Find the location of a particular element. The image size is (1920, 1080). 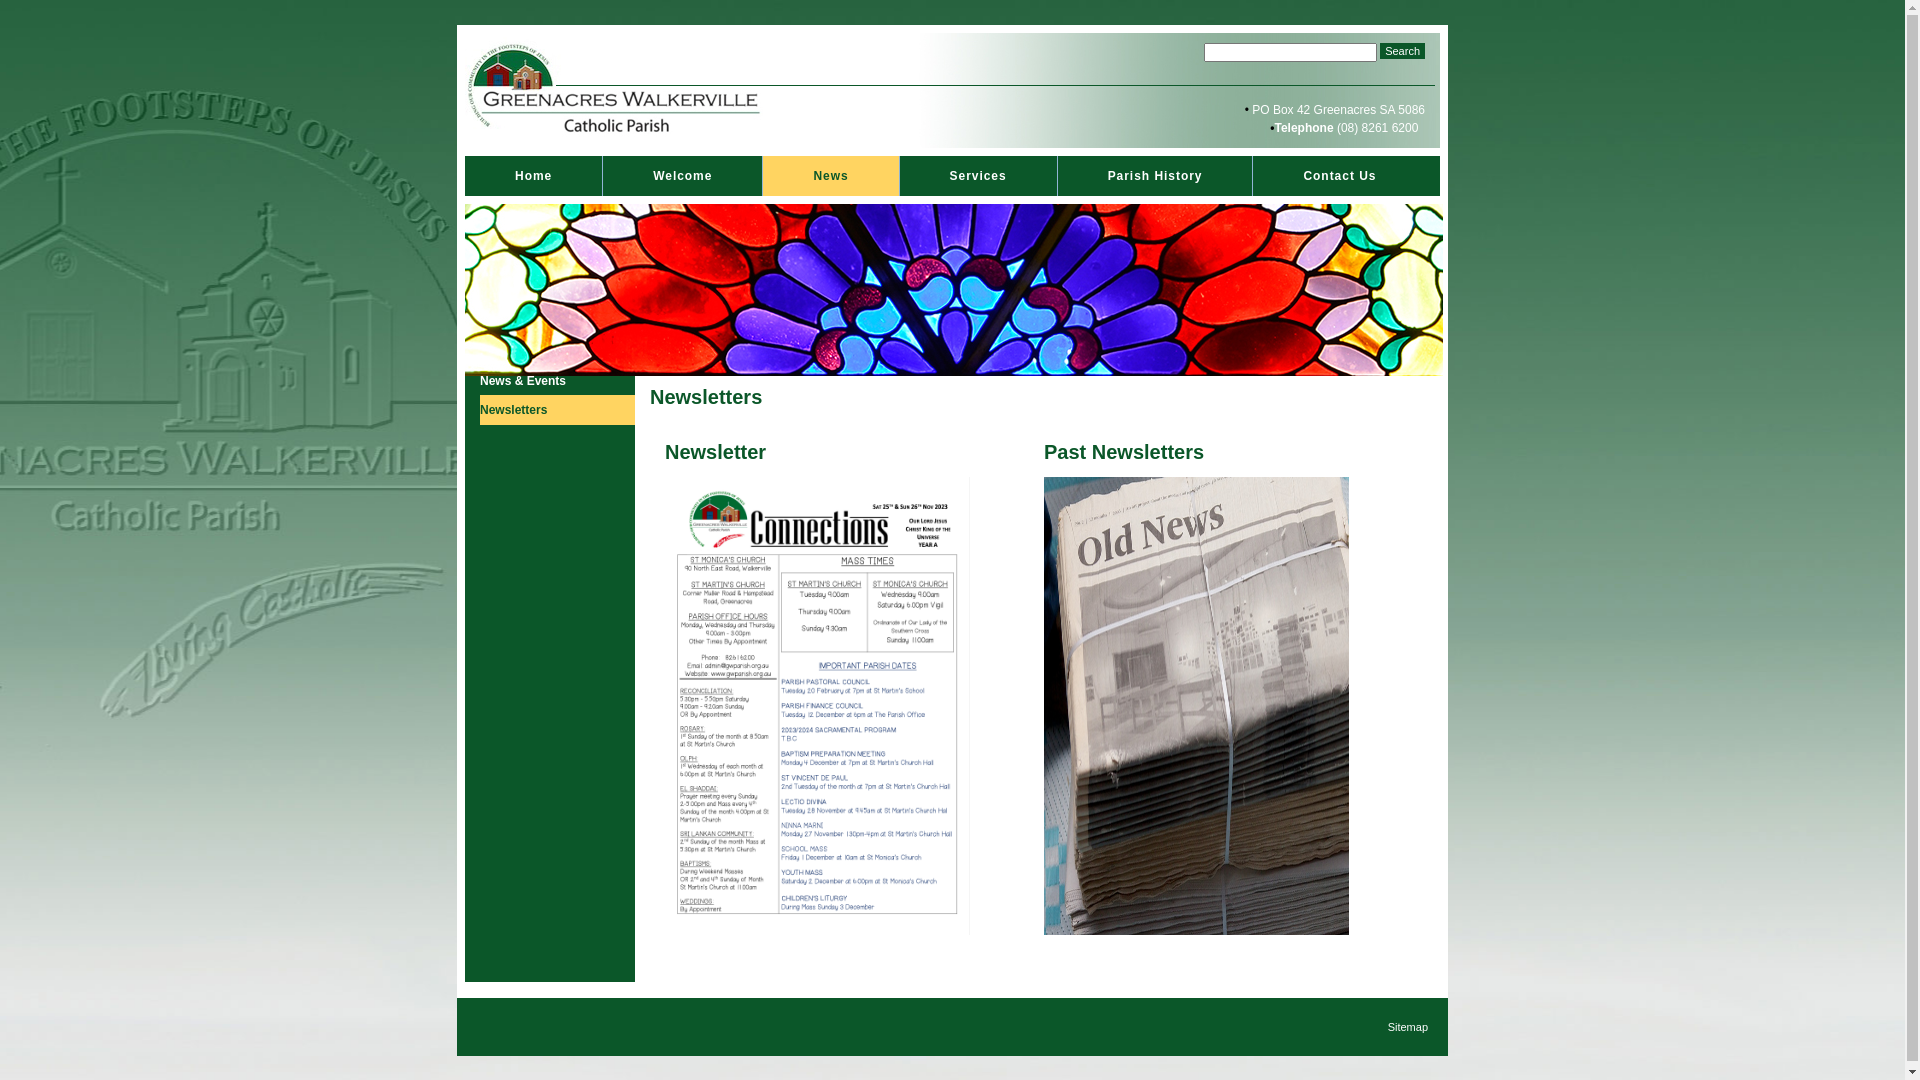

'Parish History' is located at coordinates (1155, 175).